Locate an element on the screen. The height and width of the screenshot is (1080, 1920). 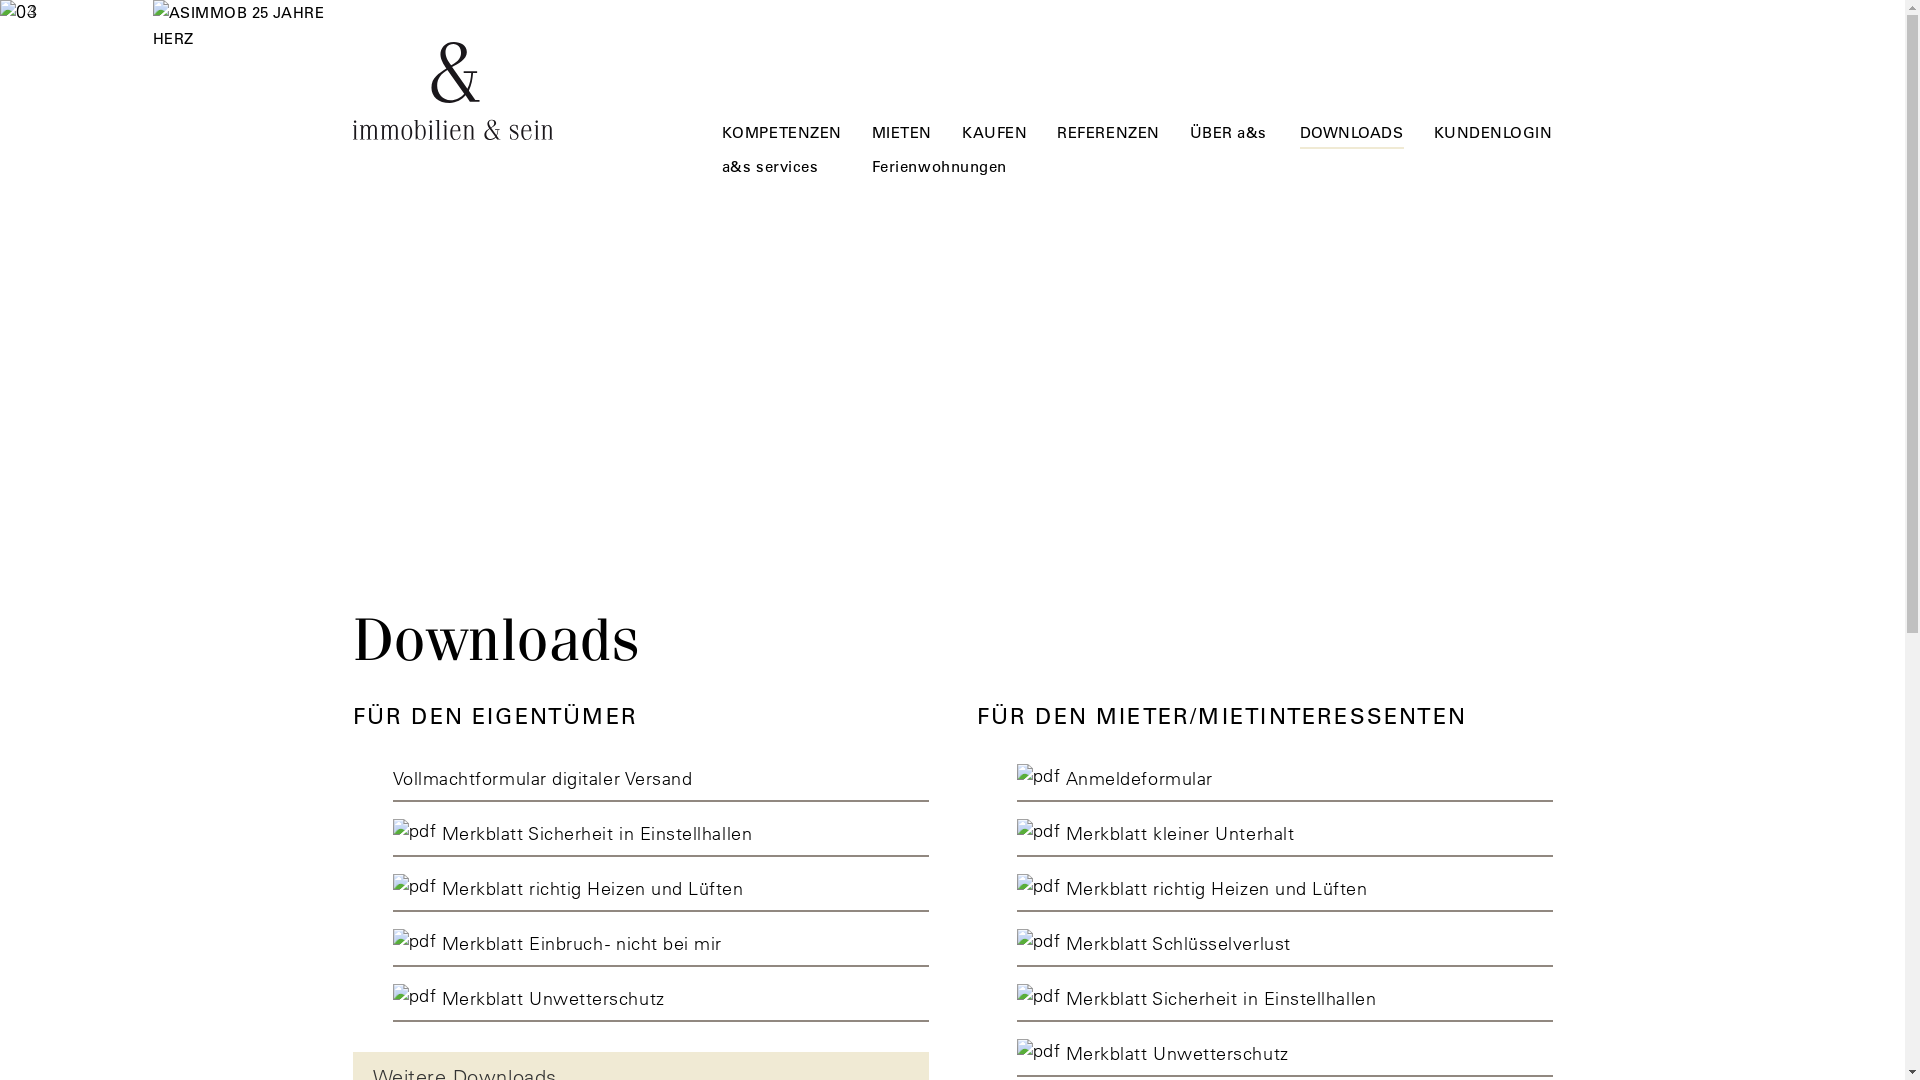
'DOWNLOADS' is located at coordinates (1352, 135).